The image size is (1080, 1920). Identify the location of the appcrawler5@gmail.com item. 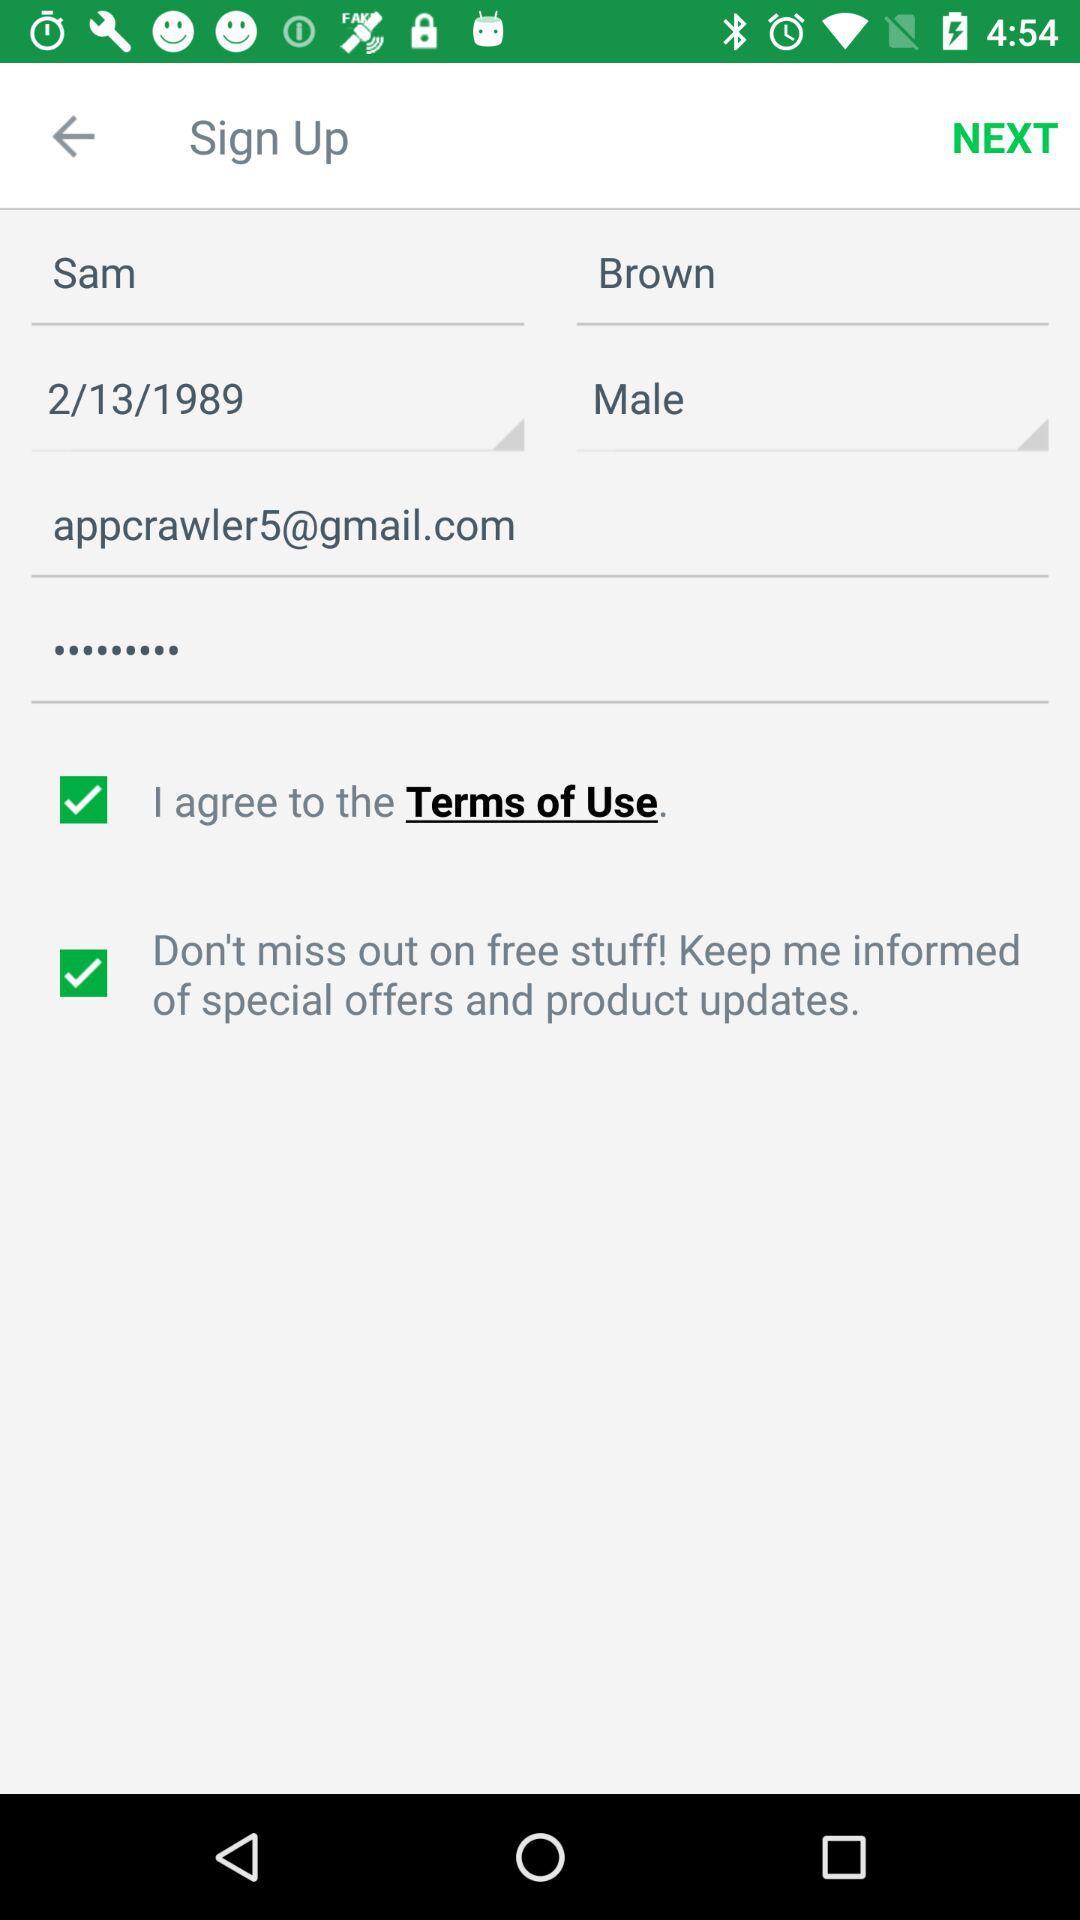
(540, 524).